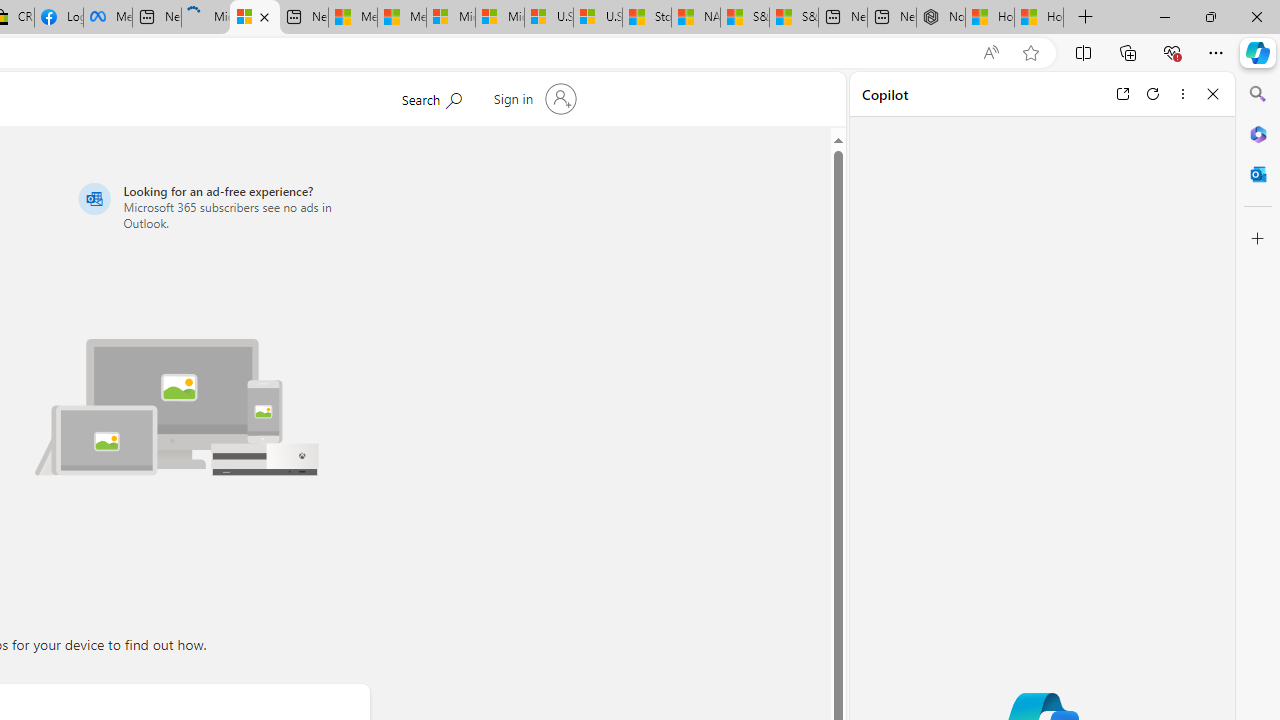 The image size is (1280, 720). I want to click on 'Open link in new tab', so click(1122, 93).